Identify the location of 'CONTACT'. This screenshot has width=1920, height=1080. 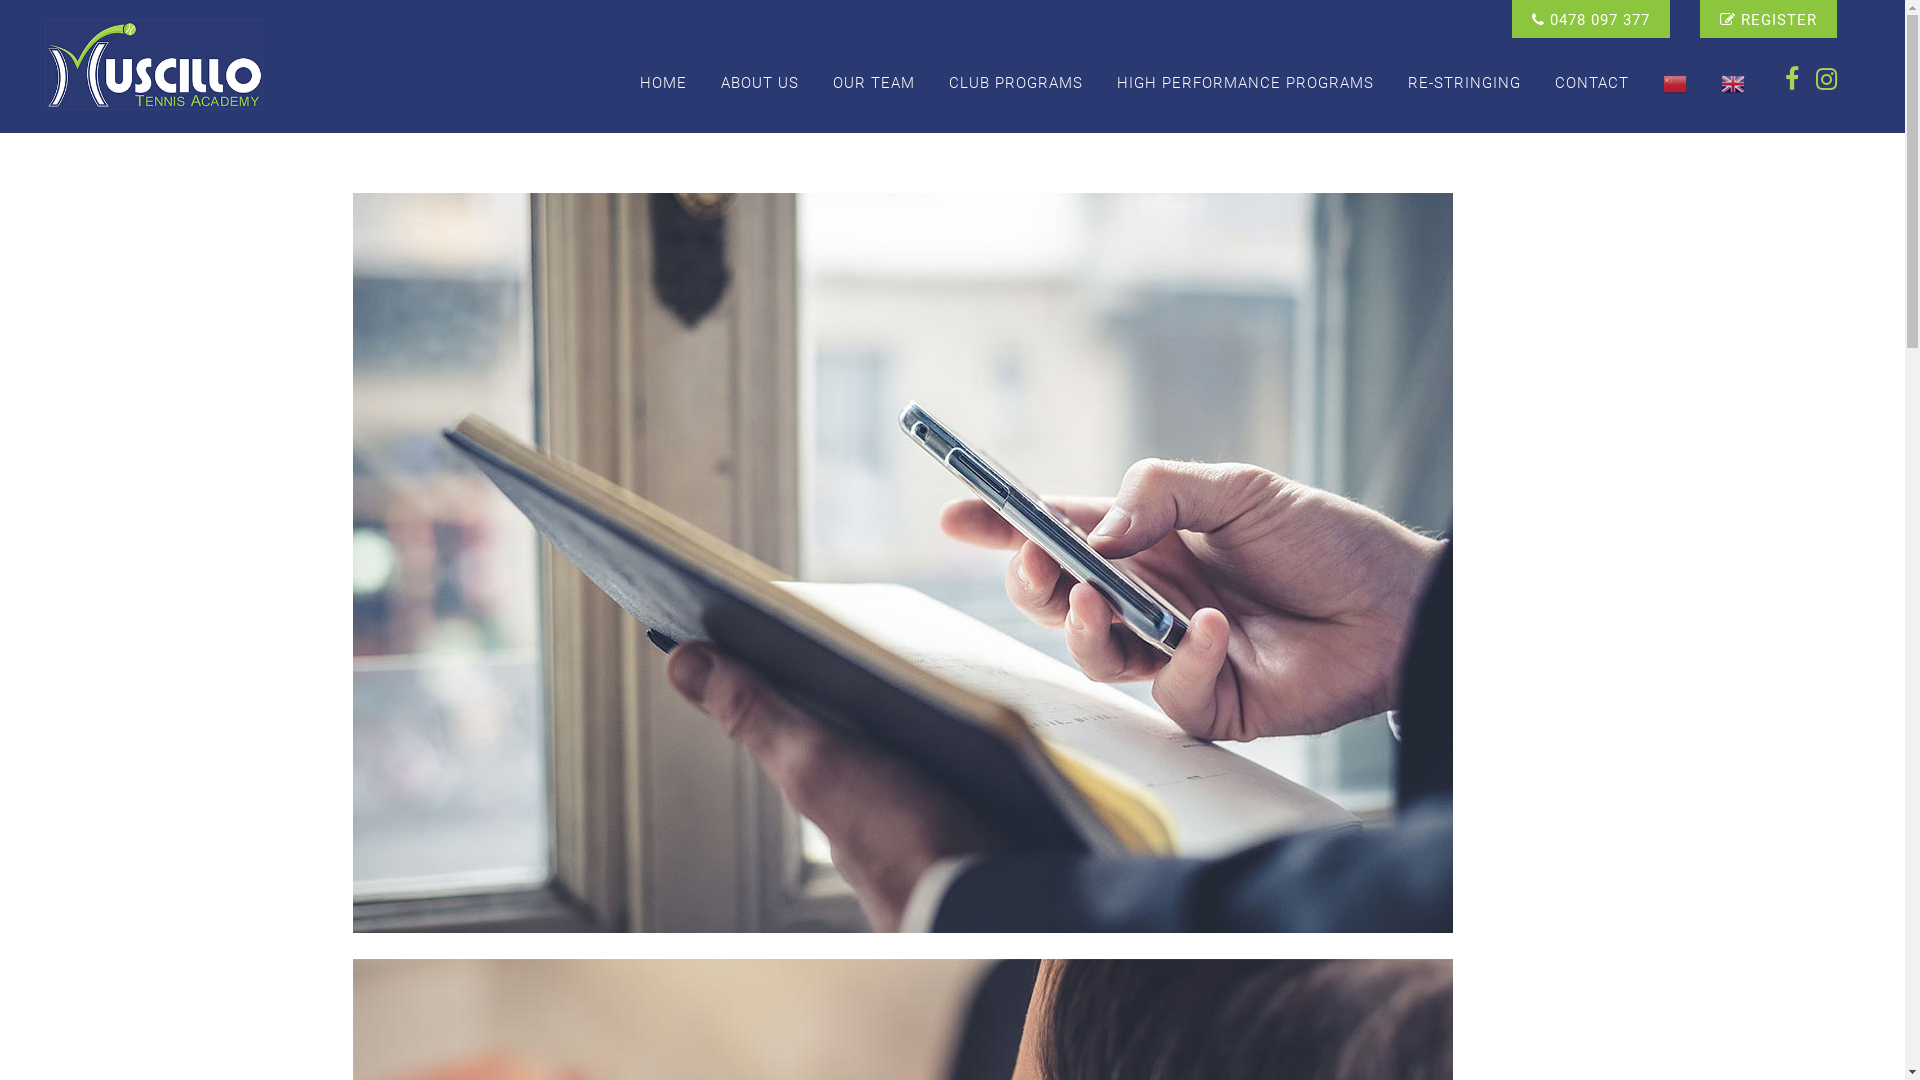
(1591, 82).